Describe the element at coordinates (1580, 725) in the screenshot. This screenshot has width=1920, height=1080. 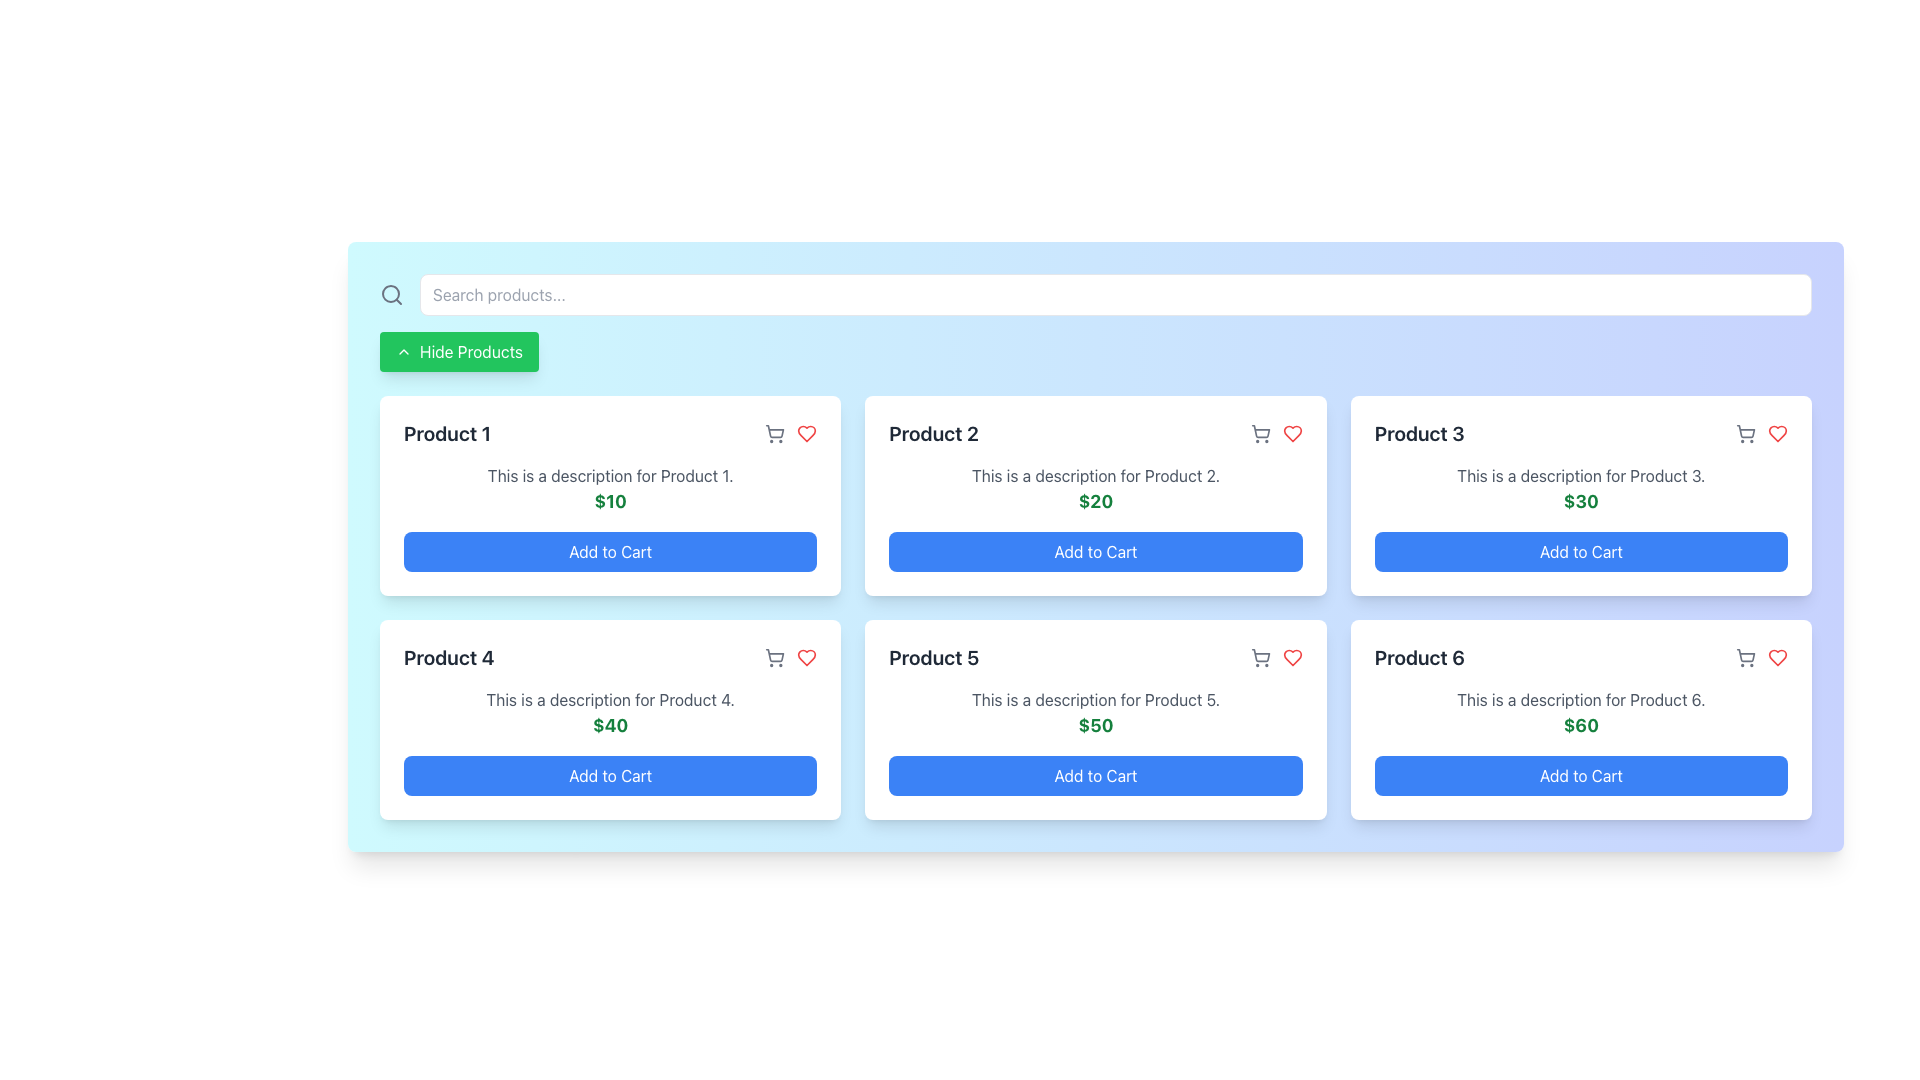
I see `the bold green text element displaying '$60', located above the 'Add to Cart' button in the 'Product 6' card for more details` at that location.